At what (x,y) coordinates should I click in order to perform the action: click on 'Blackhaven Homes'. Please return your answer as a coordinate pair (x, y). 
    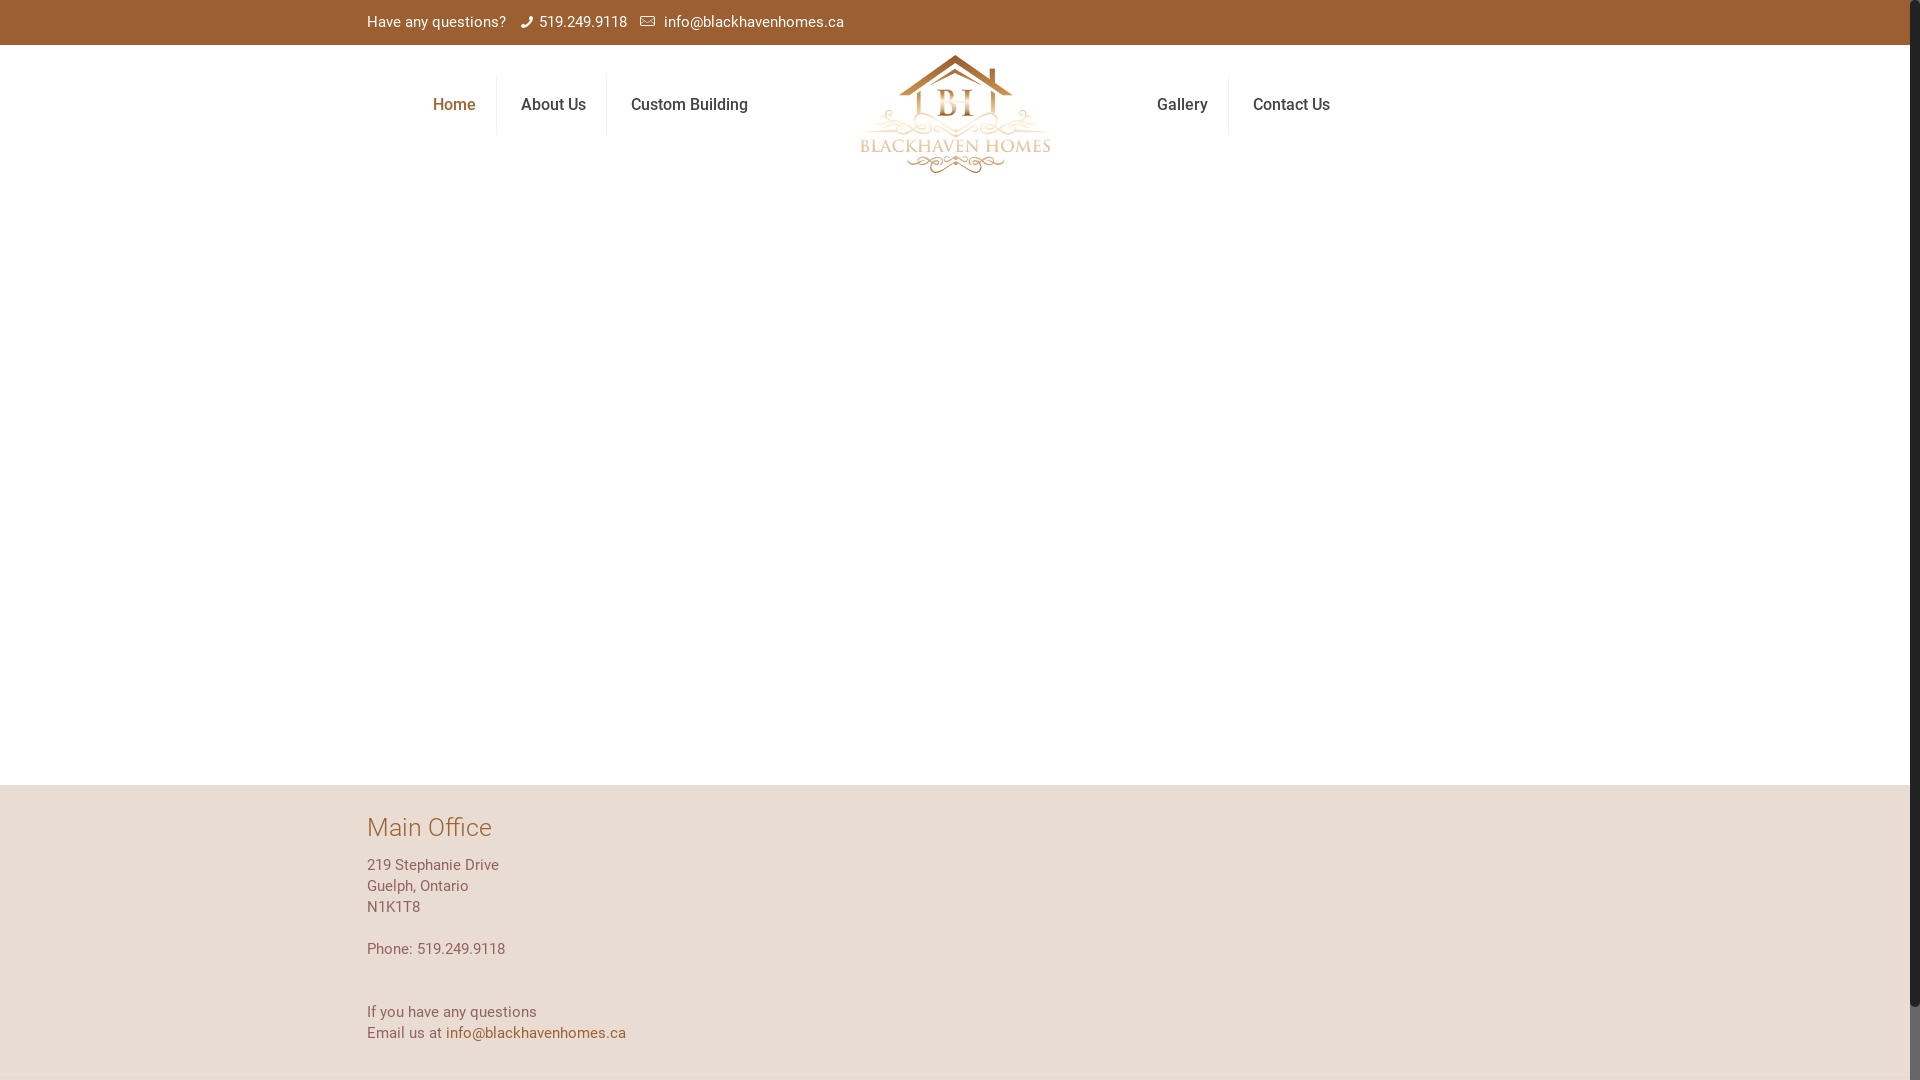
    Looking at the image, I should click on (954, 115).